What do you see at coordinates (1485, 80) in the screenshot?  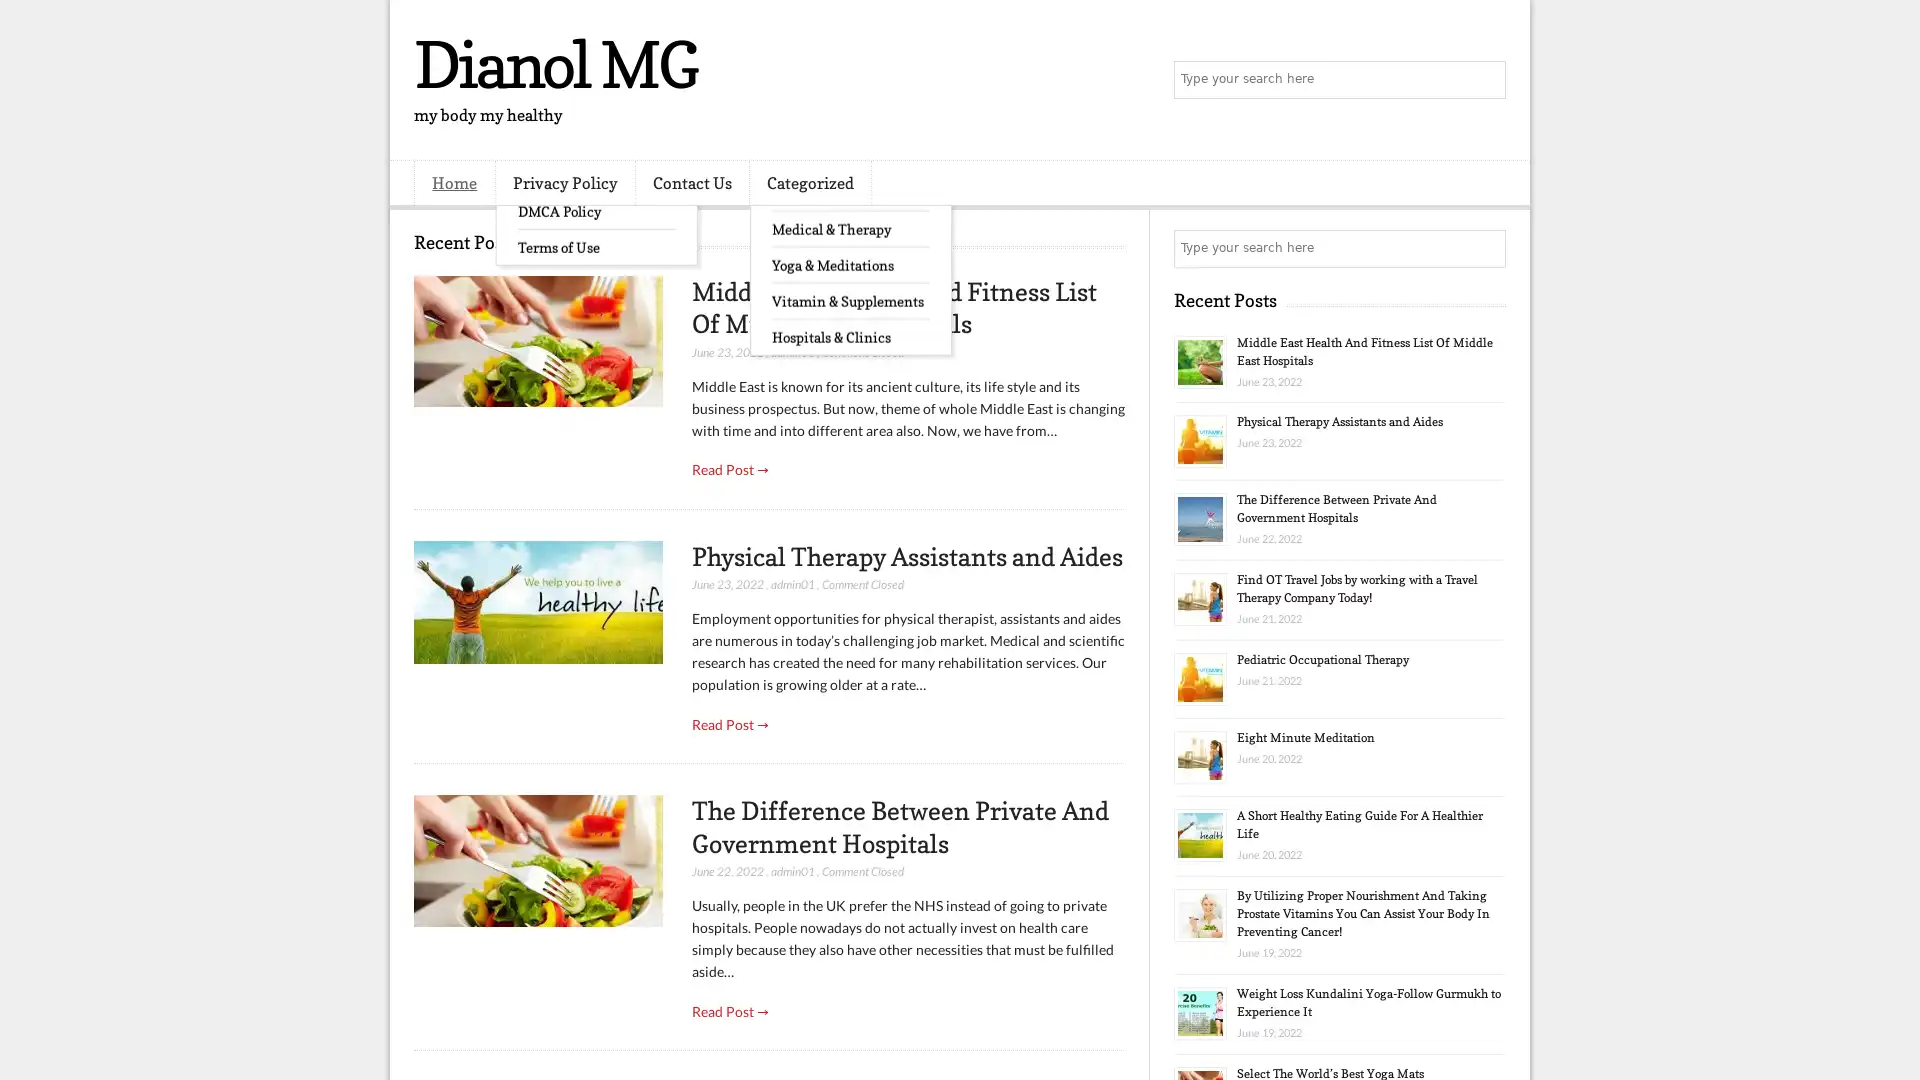 I see `Search` at bounding box center [1485, 80].